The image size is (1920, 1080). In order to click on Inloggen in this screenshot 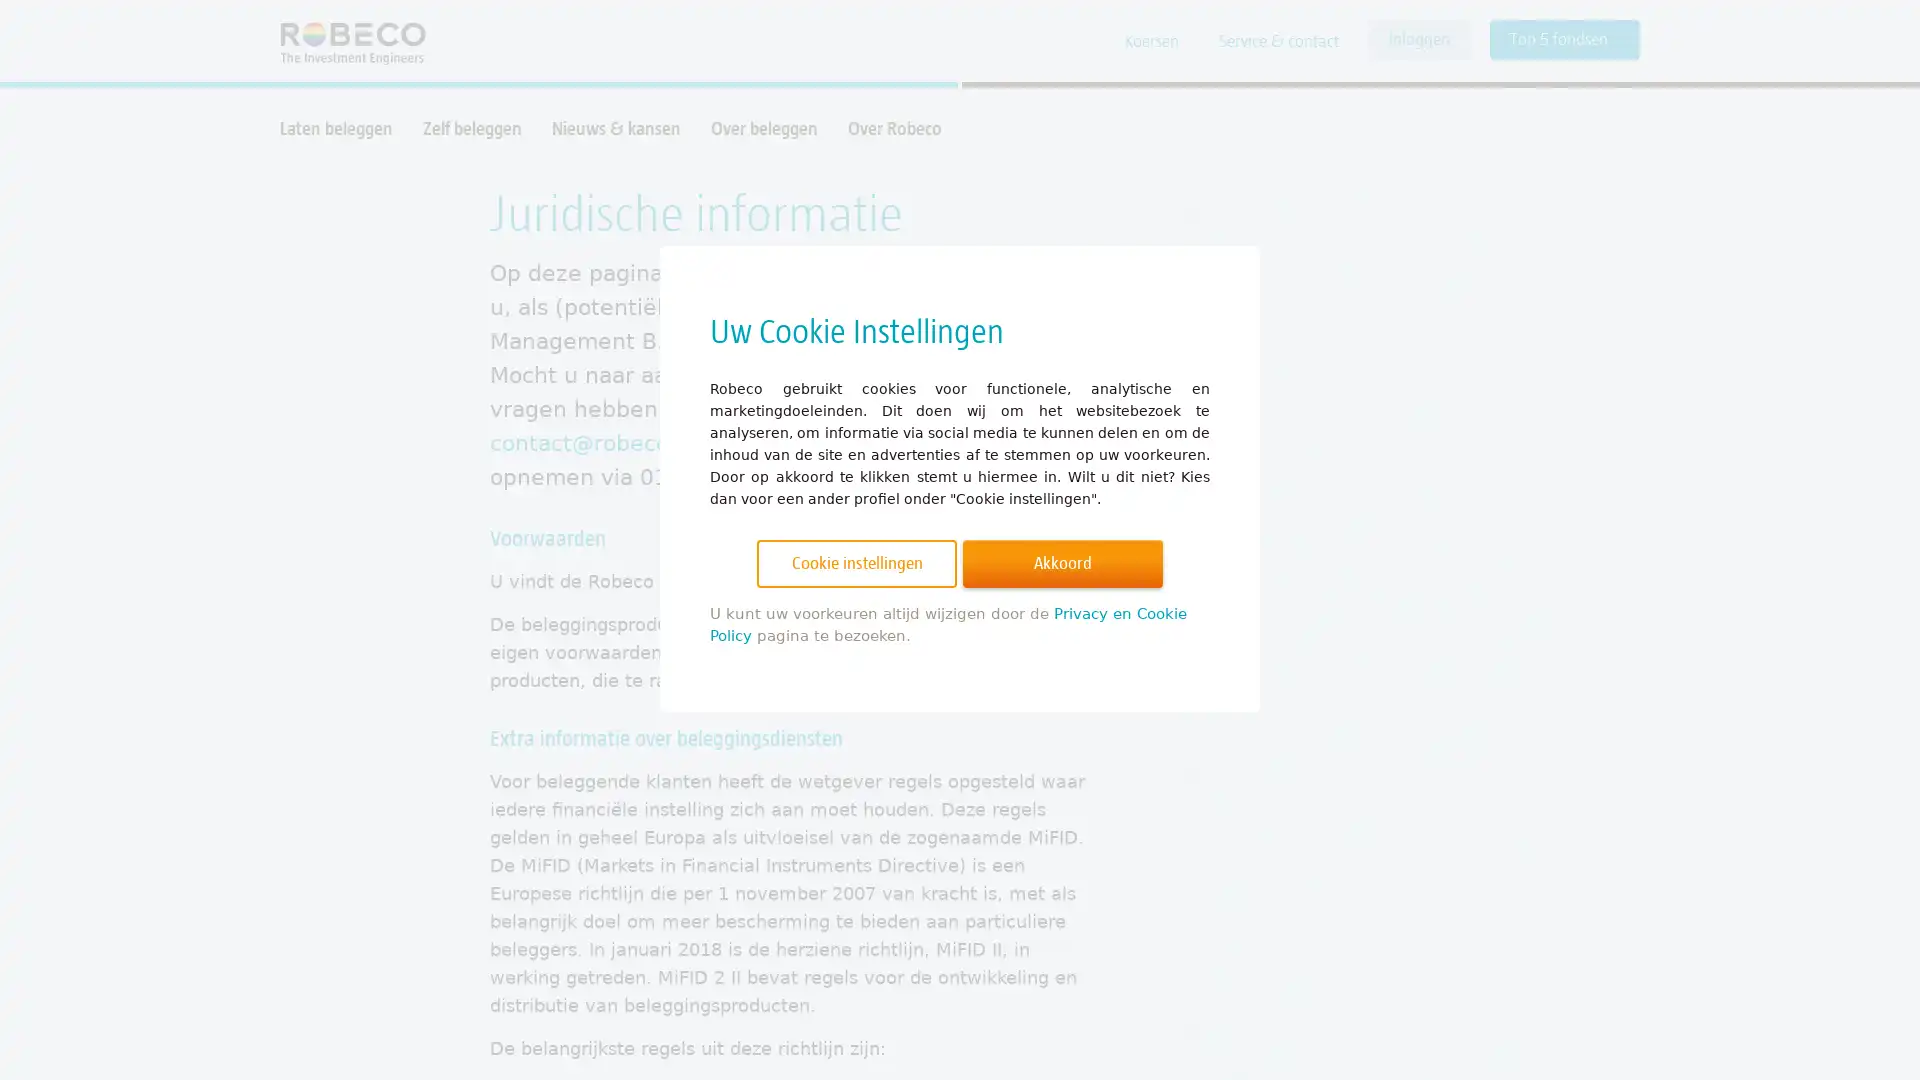, I will do `click(1418, 39)`.